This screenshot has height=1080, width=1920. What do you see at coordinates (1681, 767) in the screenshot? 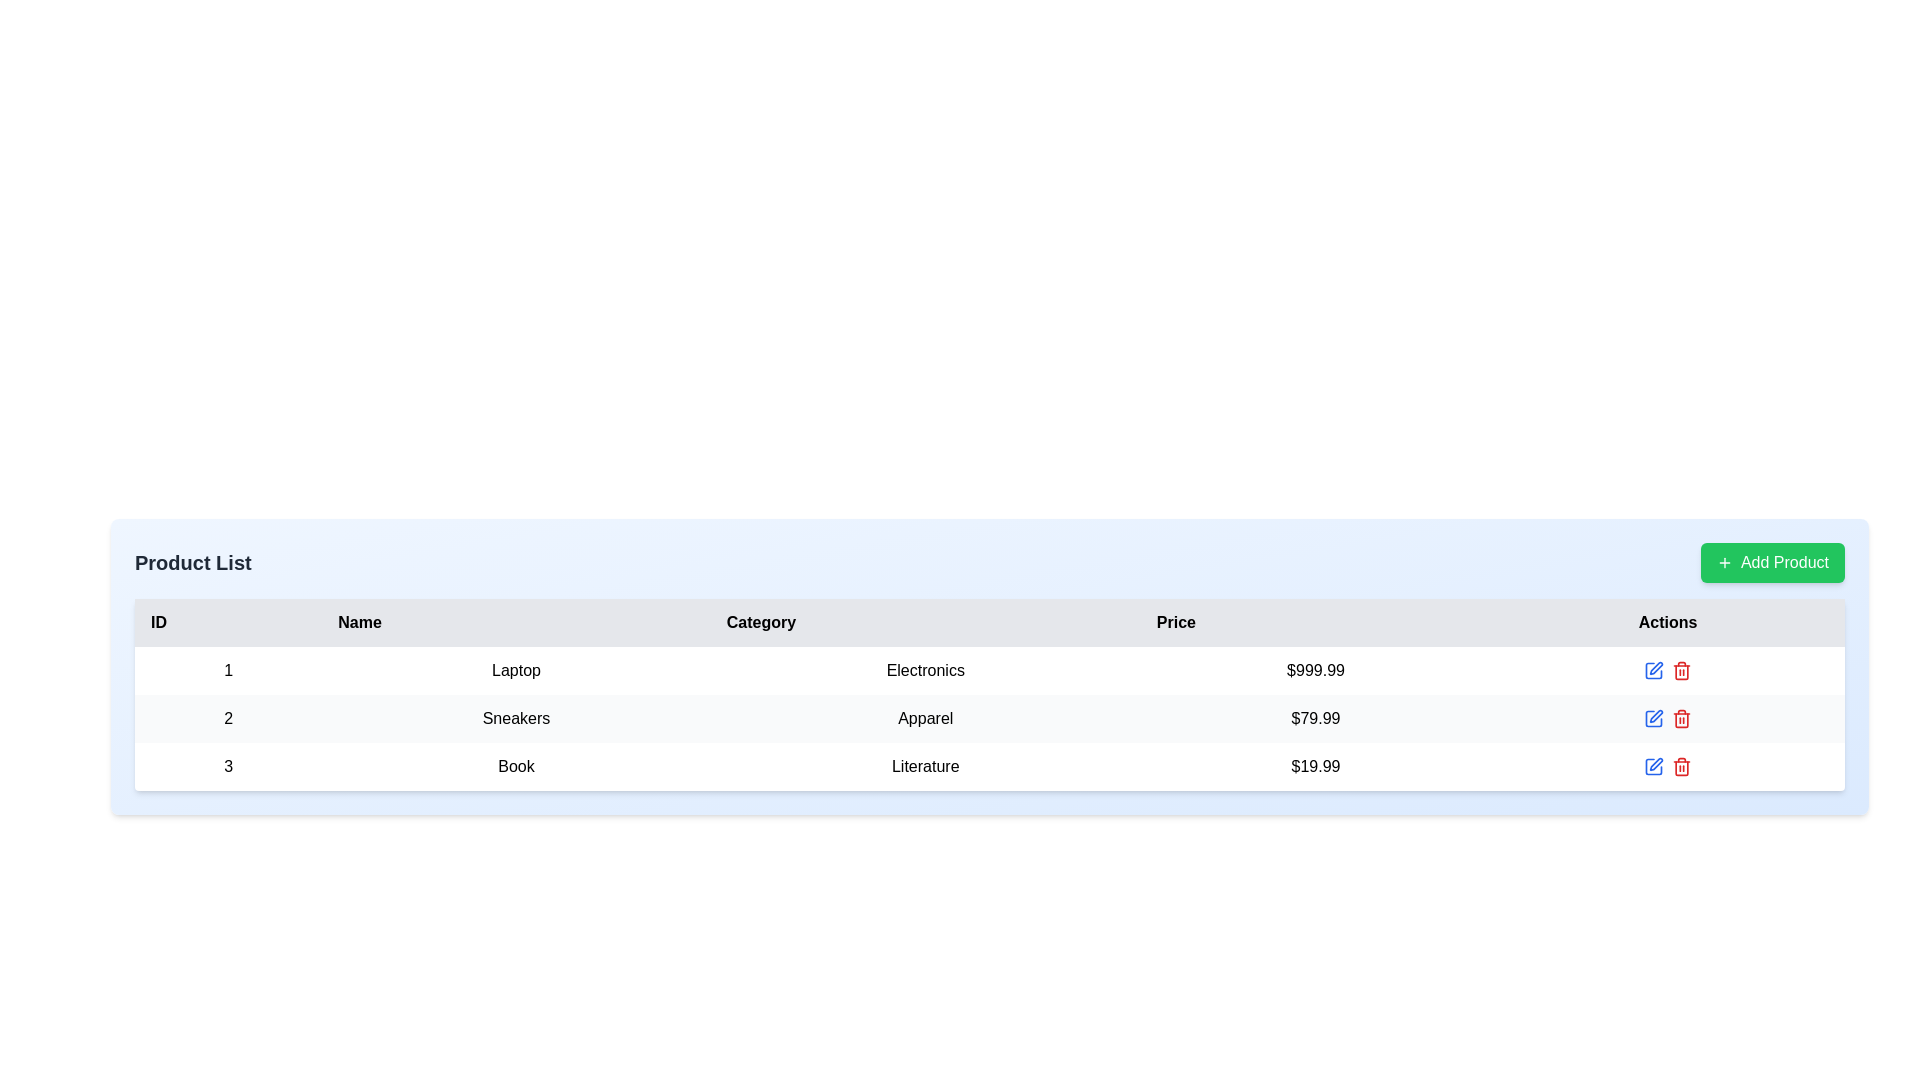
I see `the second vertical line within the trash can icon located in the 'Actions' column of the product table` at bounding box center [1681, 767].